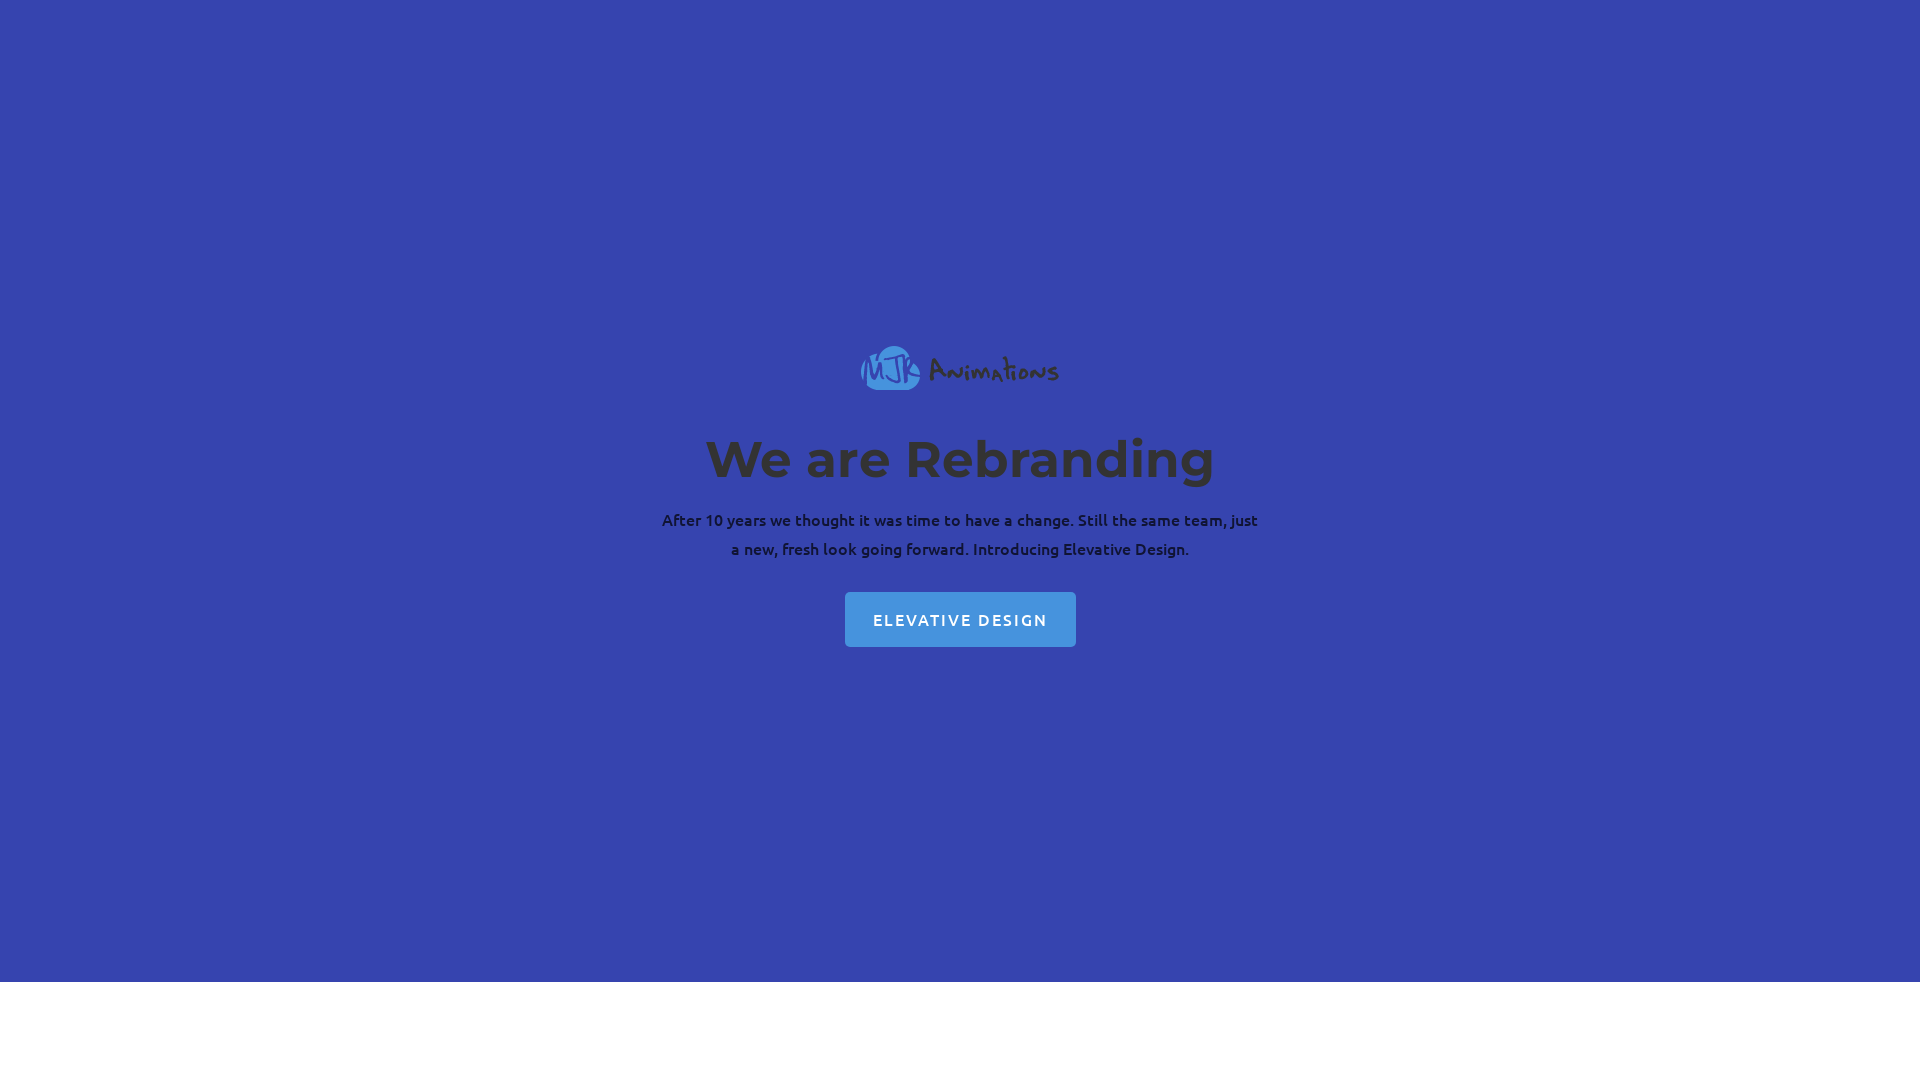 Image resolution: width=1920 pixels, height=1080 pixels. What do you see at coordinates (958, 618) in the screenshot?
I see `'ELEVATIVE DESIGN'` at bounding box center [958, 618].